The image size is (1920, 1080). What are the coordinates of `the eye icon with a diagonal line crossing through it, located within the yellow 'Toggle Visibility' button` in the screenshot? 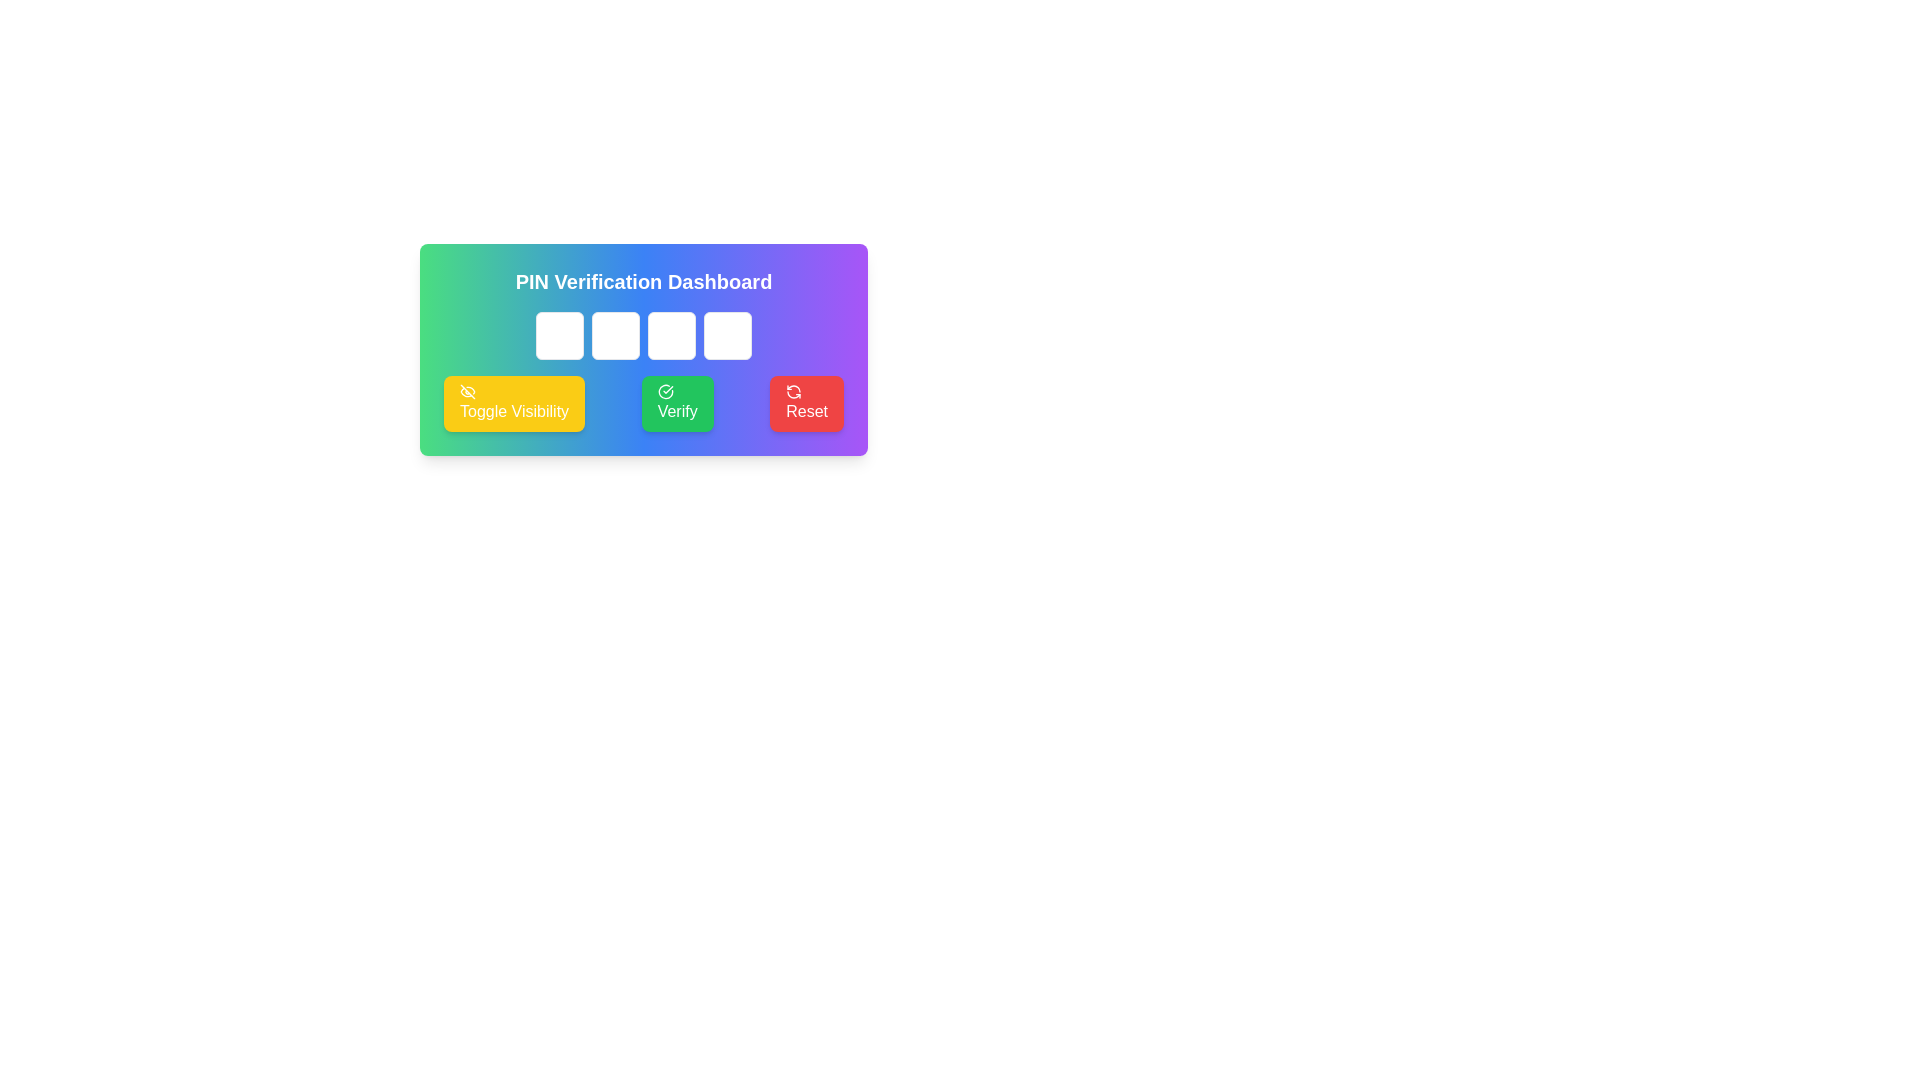 It's located at (466, 392).